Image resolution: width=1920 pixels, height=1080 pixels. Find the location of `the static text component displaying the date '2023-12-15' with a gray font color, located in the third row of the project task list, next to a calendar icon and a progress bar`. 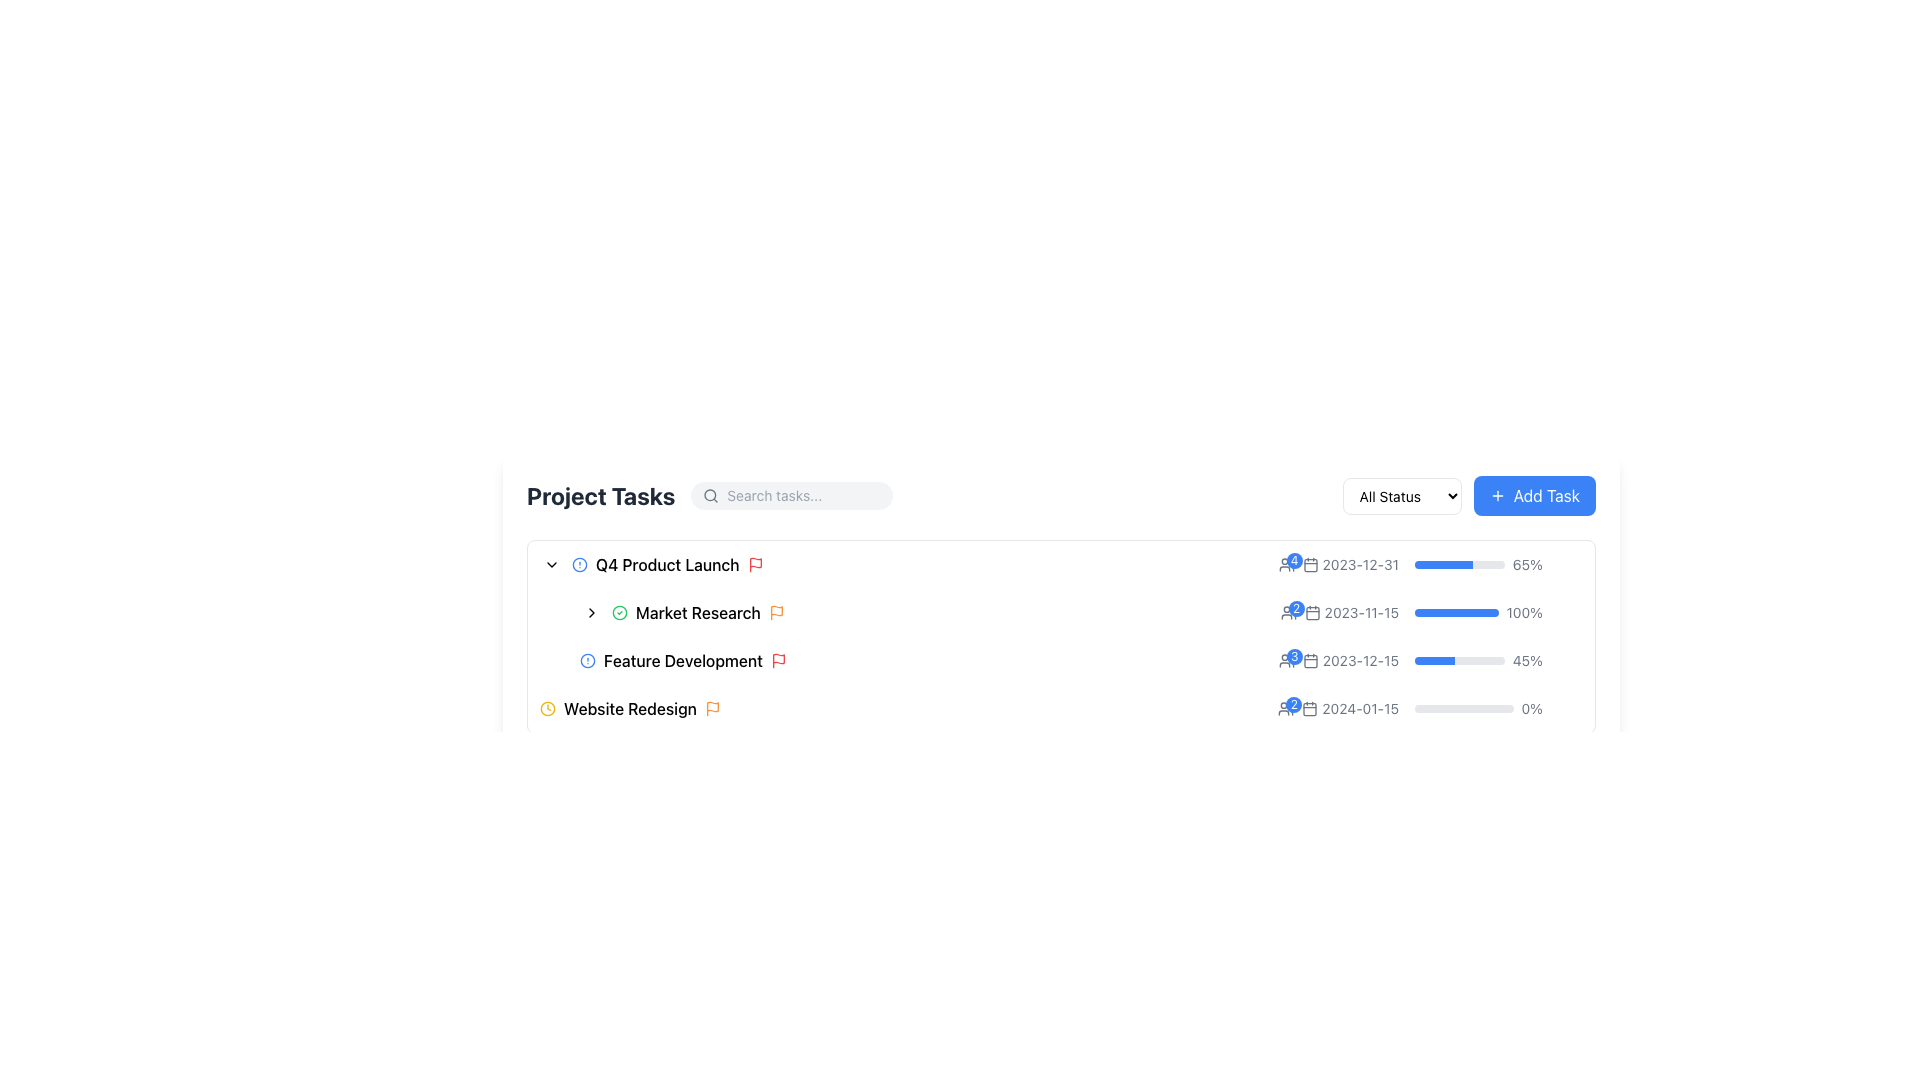

the static text component displaying the date '2023-12-15' with a gray font color, located in the third row of the project task list, next to a calendar icon and a progress bar is located at coordinates (1350, 660).